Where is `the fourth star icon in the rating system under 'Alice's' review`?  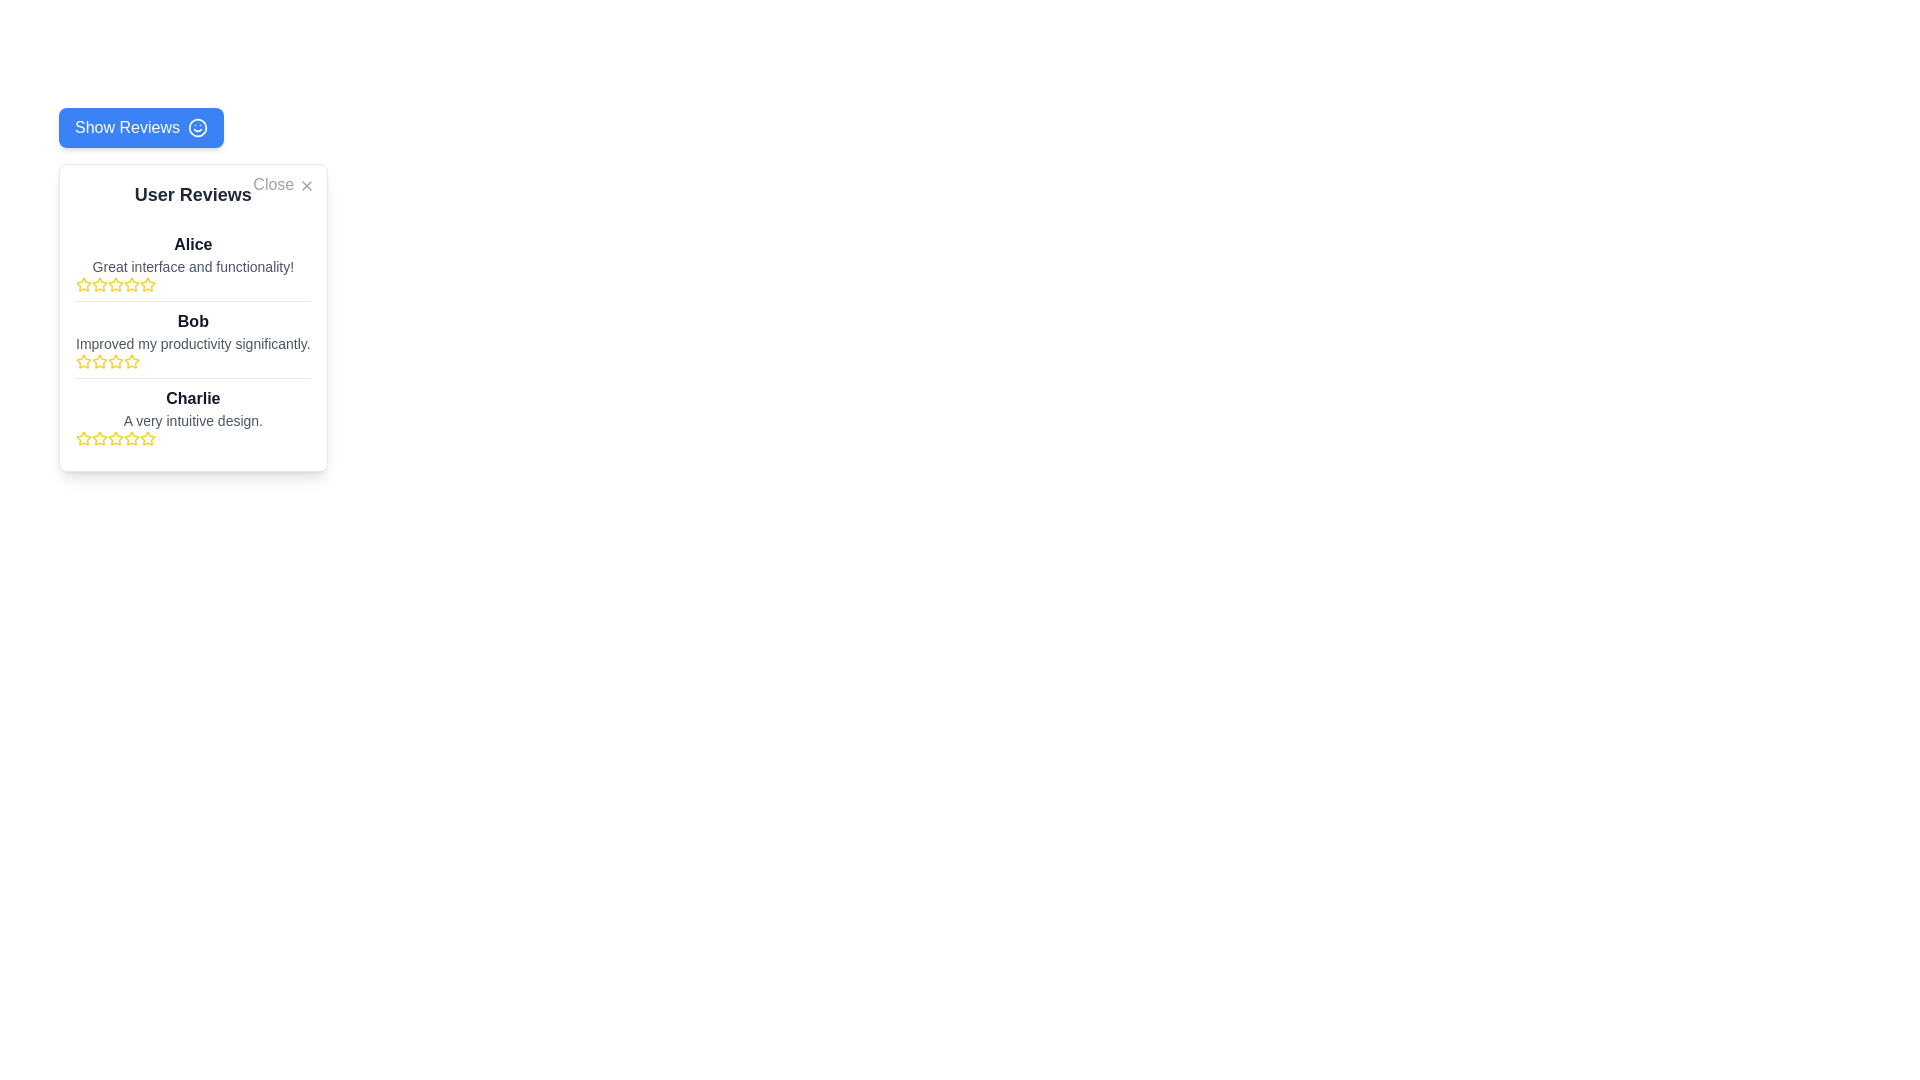 the fourth star icon in the rating system under 'Alice's' review is located at coordinates (114, 285).